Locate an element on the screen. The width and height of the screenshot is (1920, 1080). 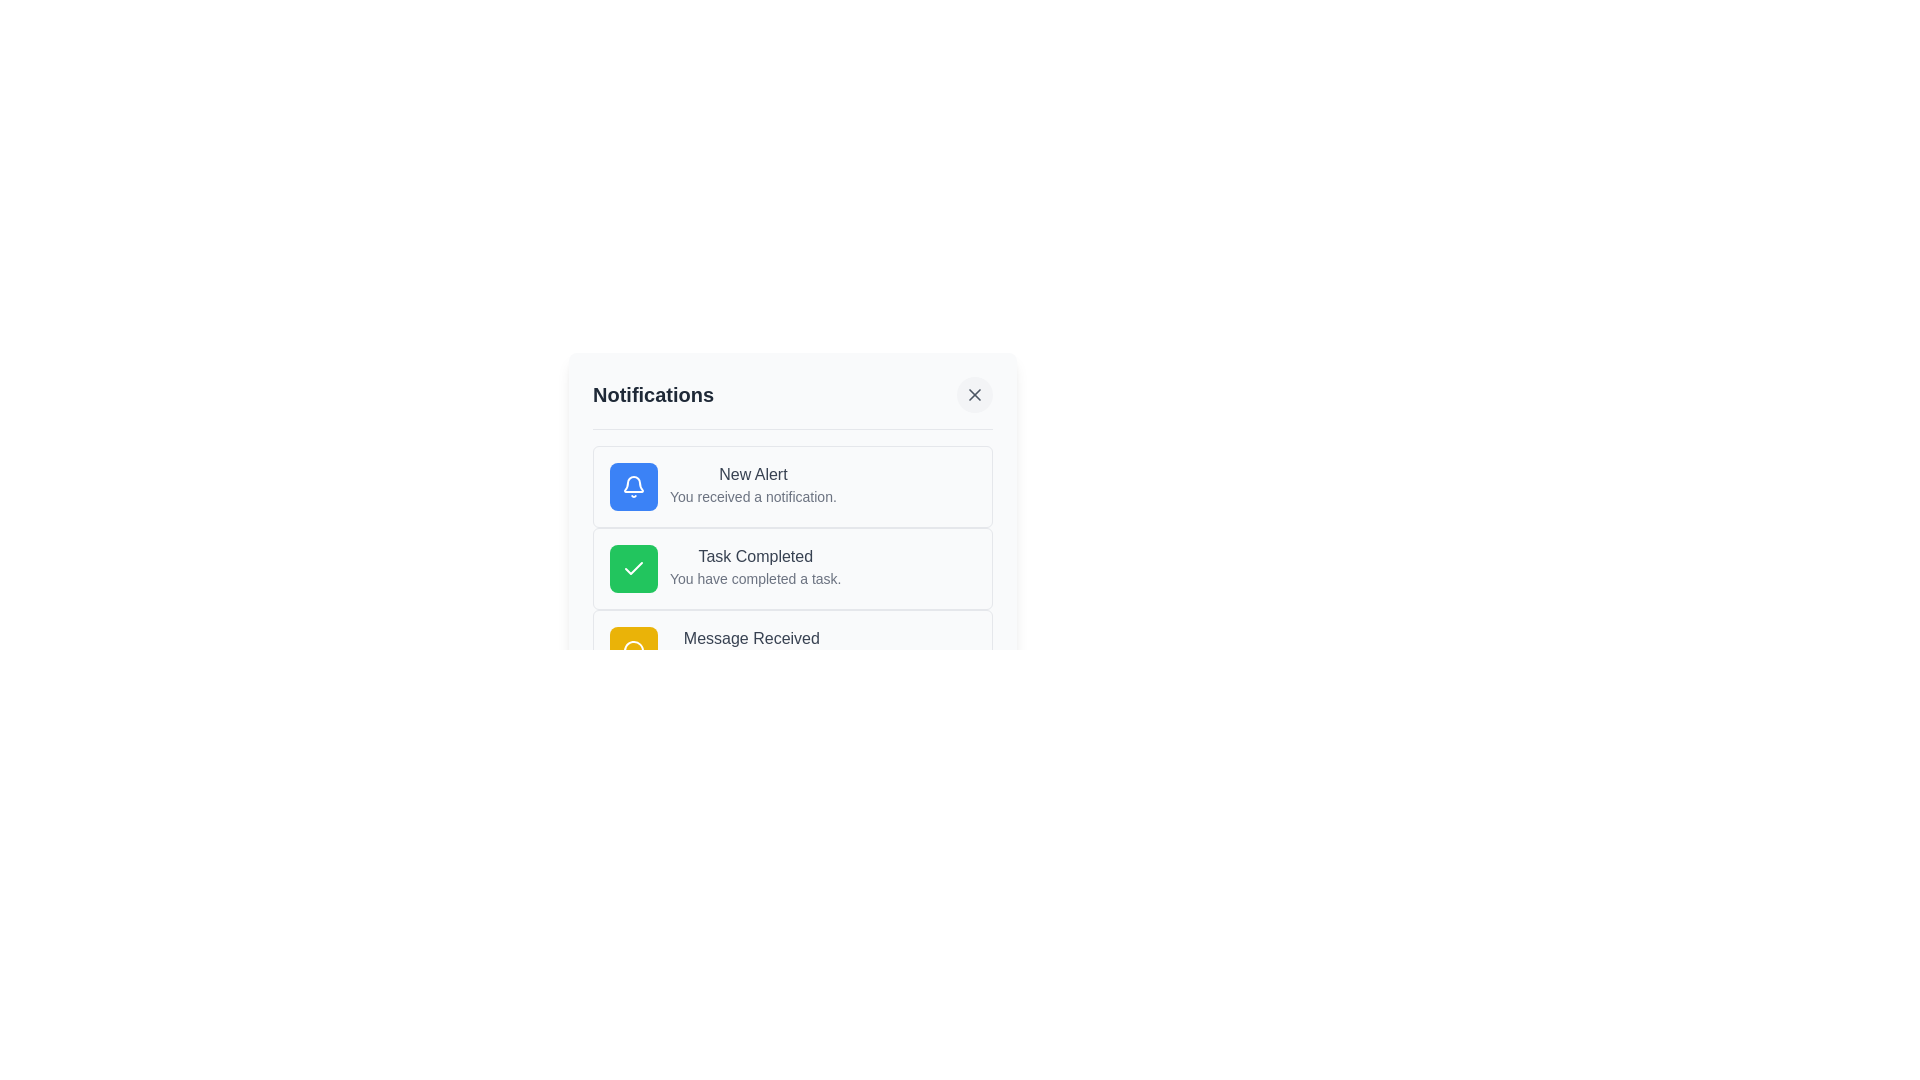
the text label indicating that a message has been received, which is the first line of the third notification item in the notifications pane is located at coordinates (750, 639).